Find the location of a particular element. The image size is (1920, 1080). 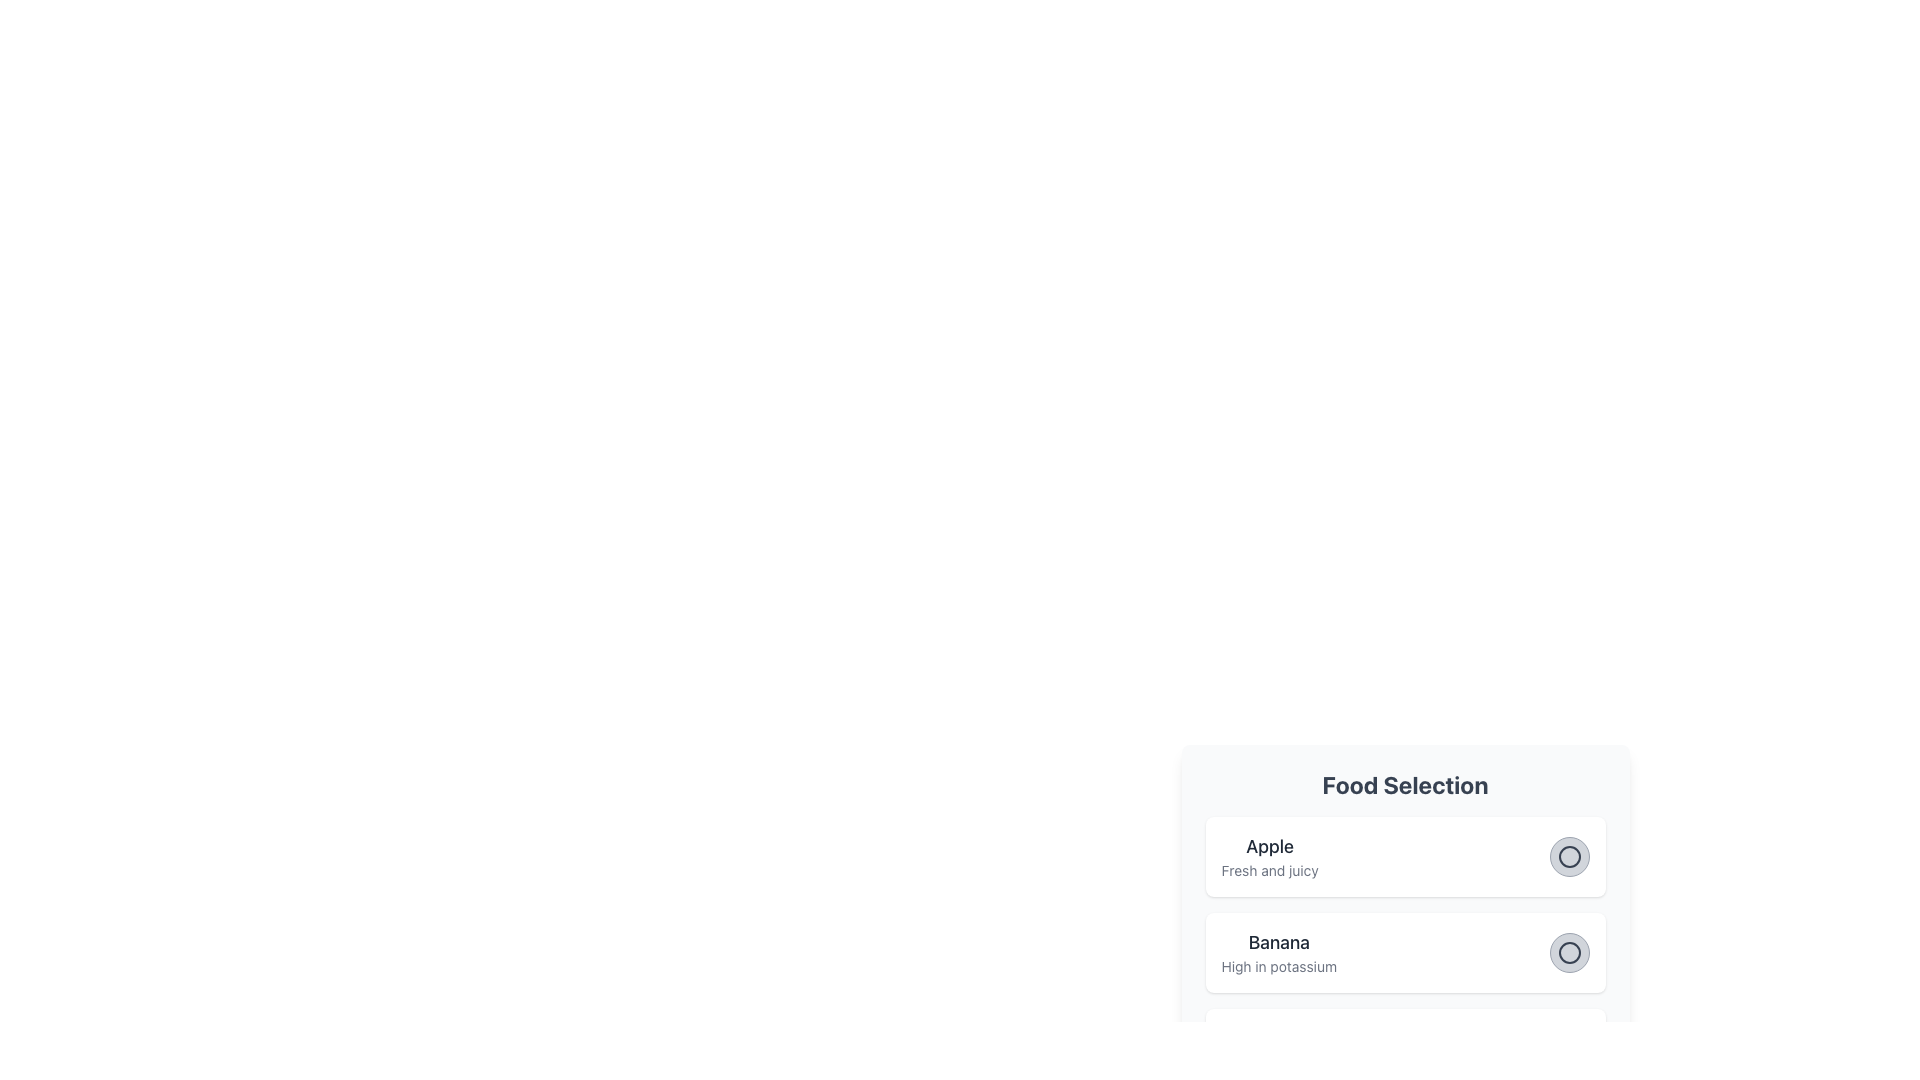

the Text Display element that shows 'Apple' with a description 'Fresh and juicy', located under the 'Food Selection' title is located at coordinates (1269, 855).